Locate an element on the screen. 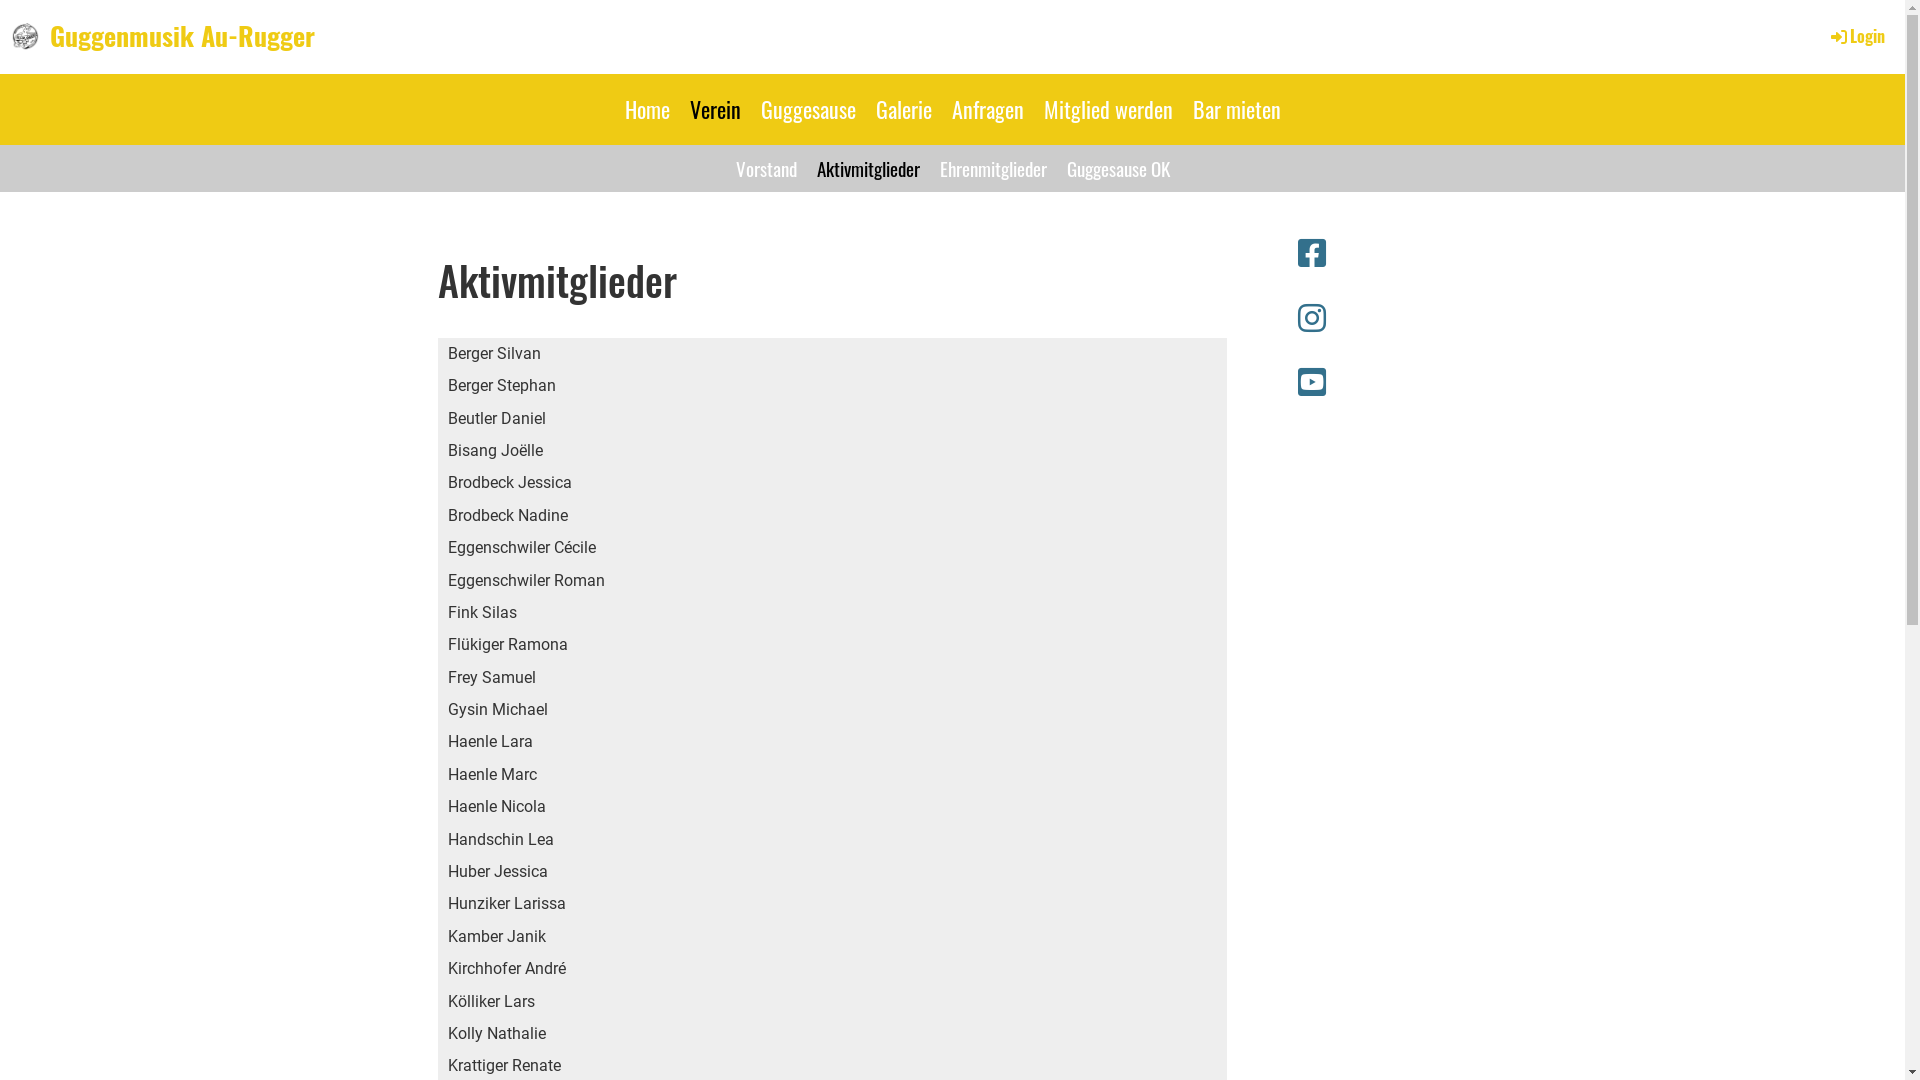  'Galerie' is located at coordinates (902, 109).